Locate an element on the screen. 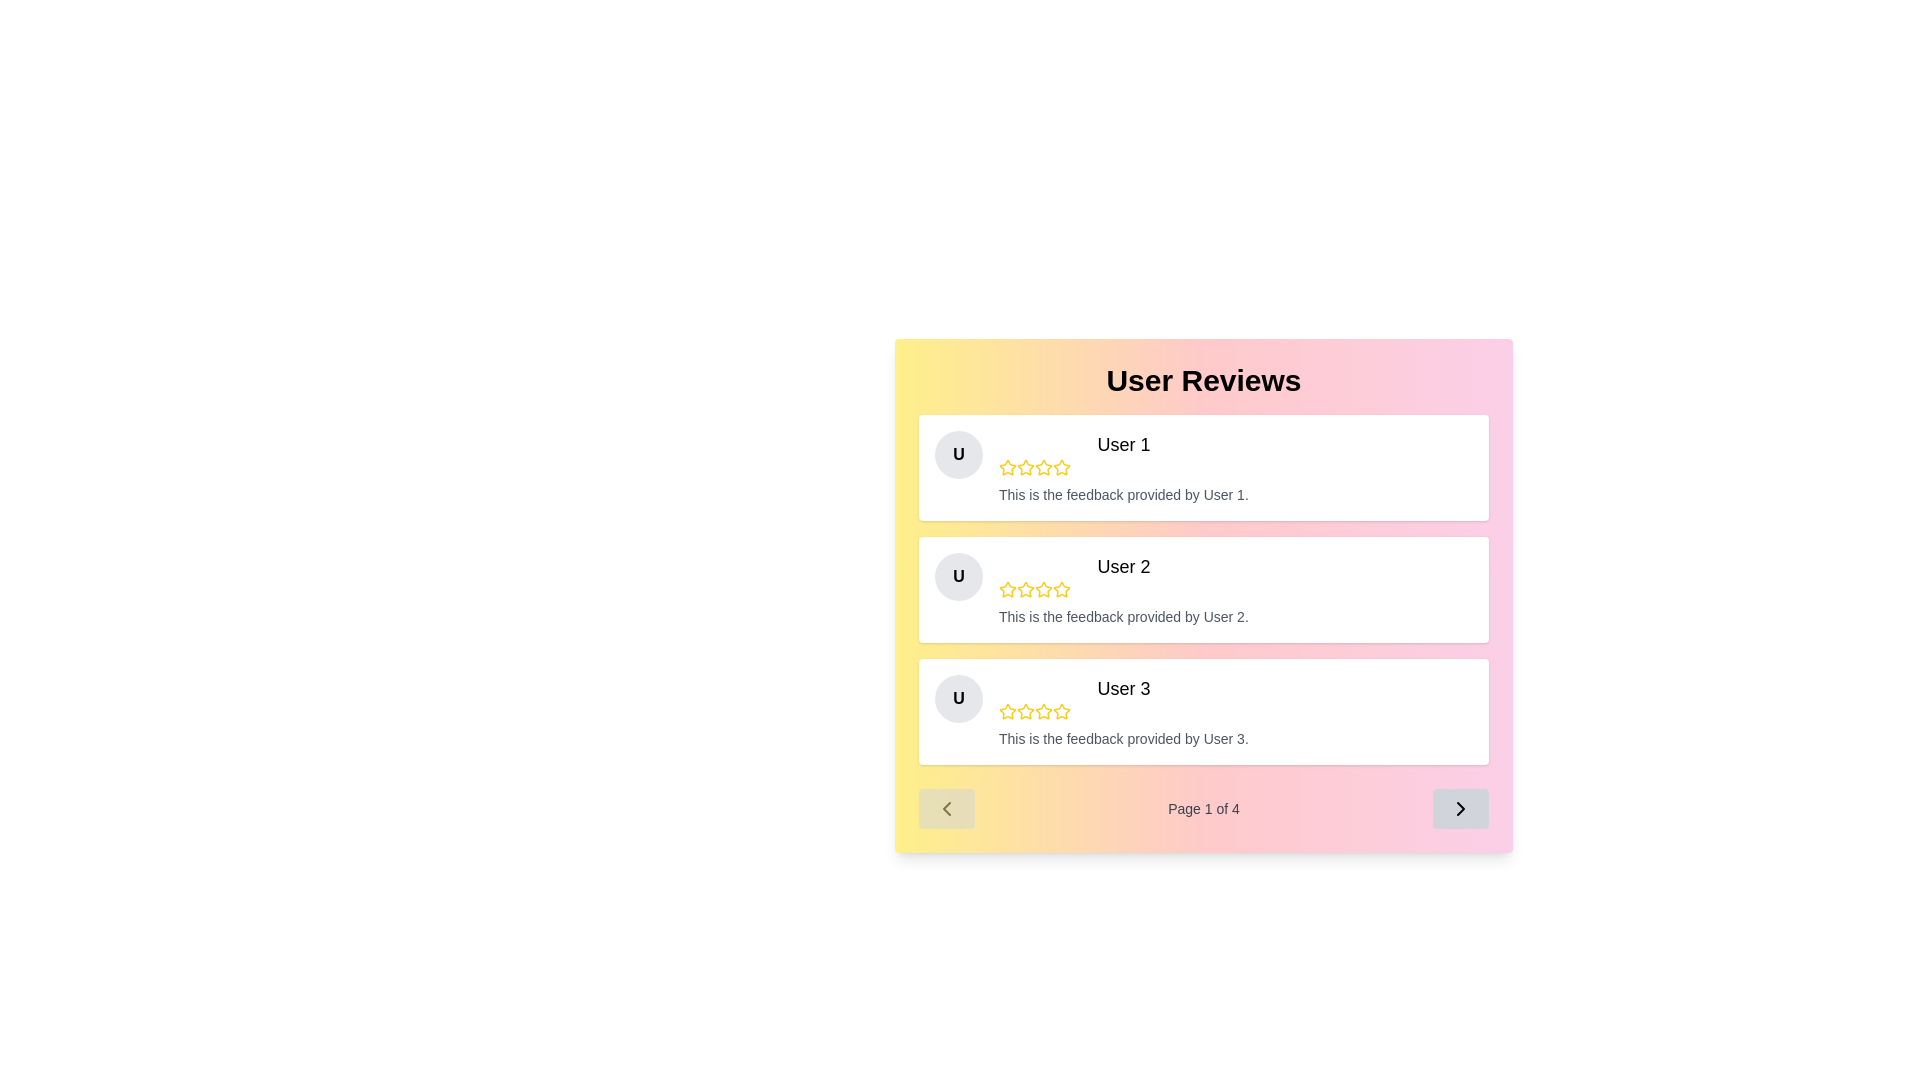 The height and width of the screenshot is (1080, 1920). title text label located at the top of the first review card, which identifies the user providing feedback in a review context is located at coordinates (1123, 443).